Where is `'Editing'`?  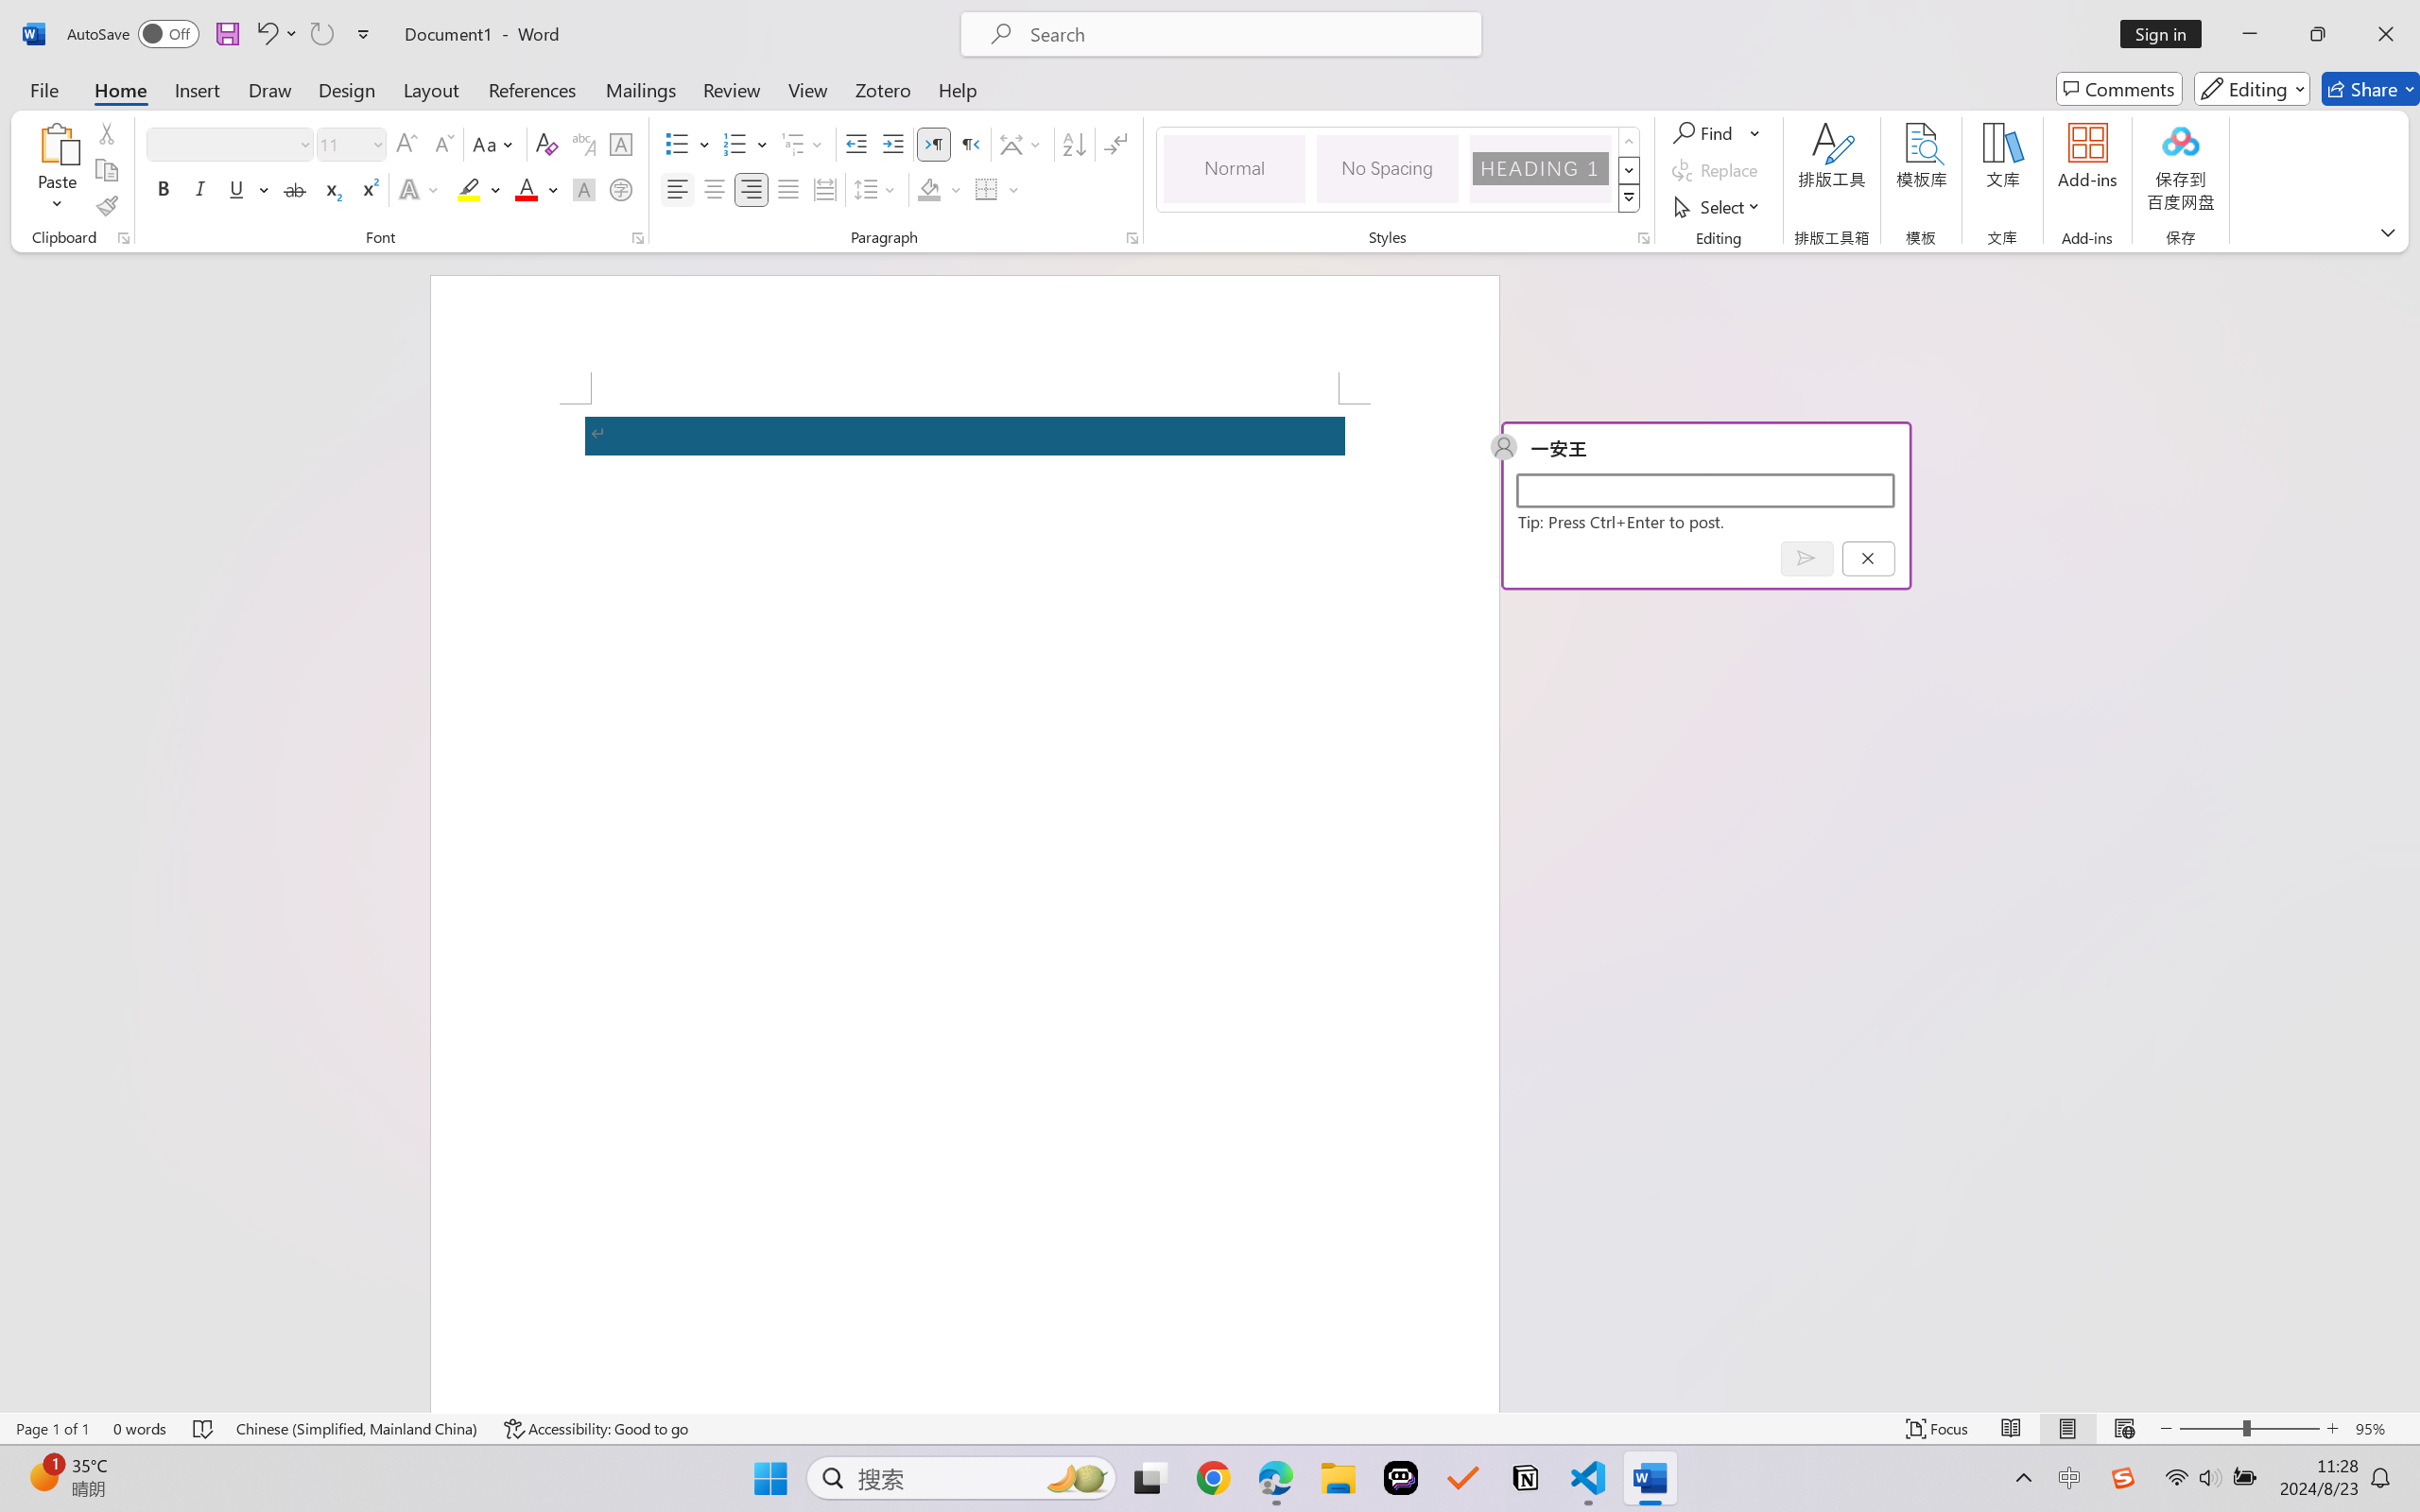 'Editing' is located at coordinates (2253, 88).